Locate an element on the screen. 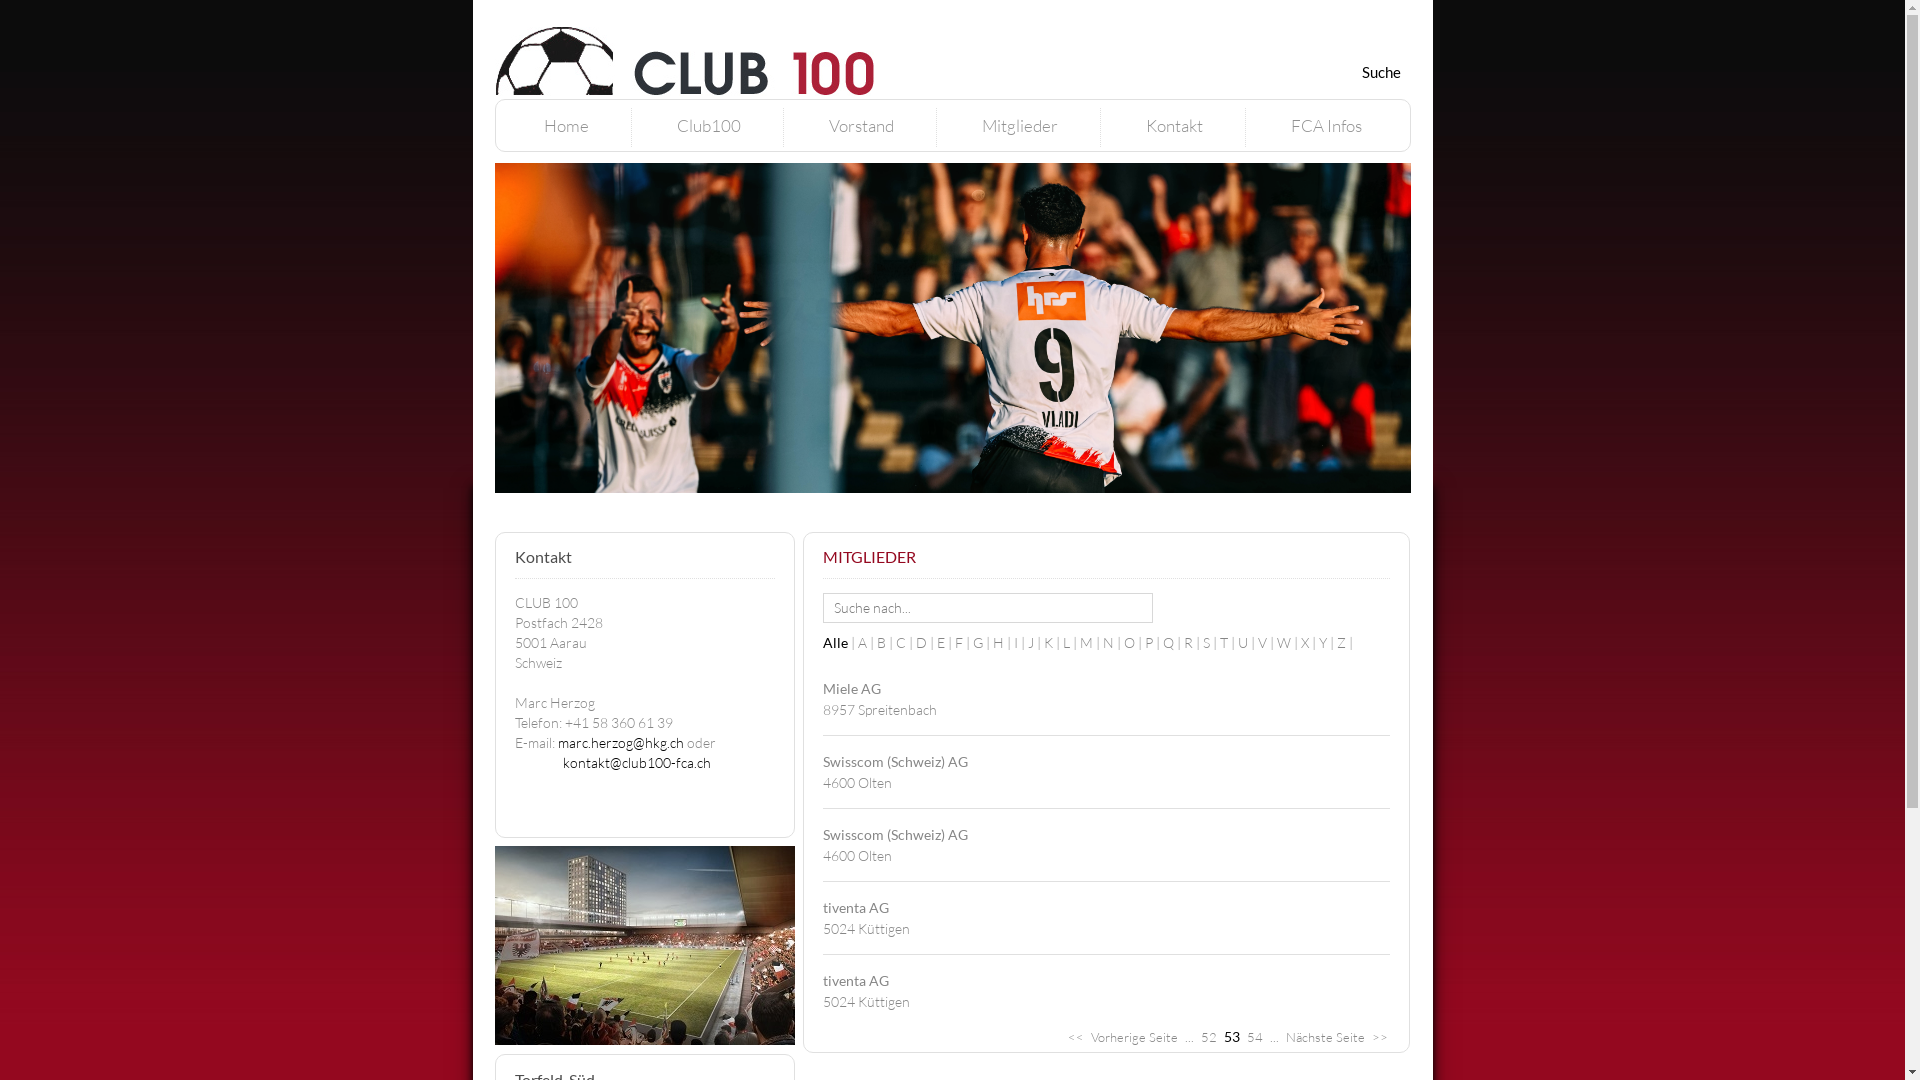  '54' is located at coordinates (1252, 1036).